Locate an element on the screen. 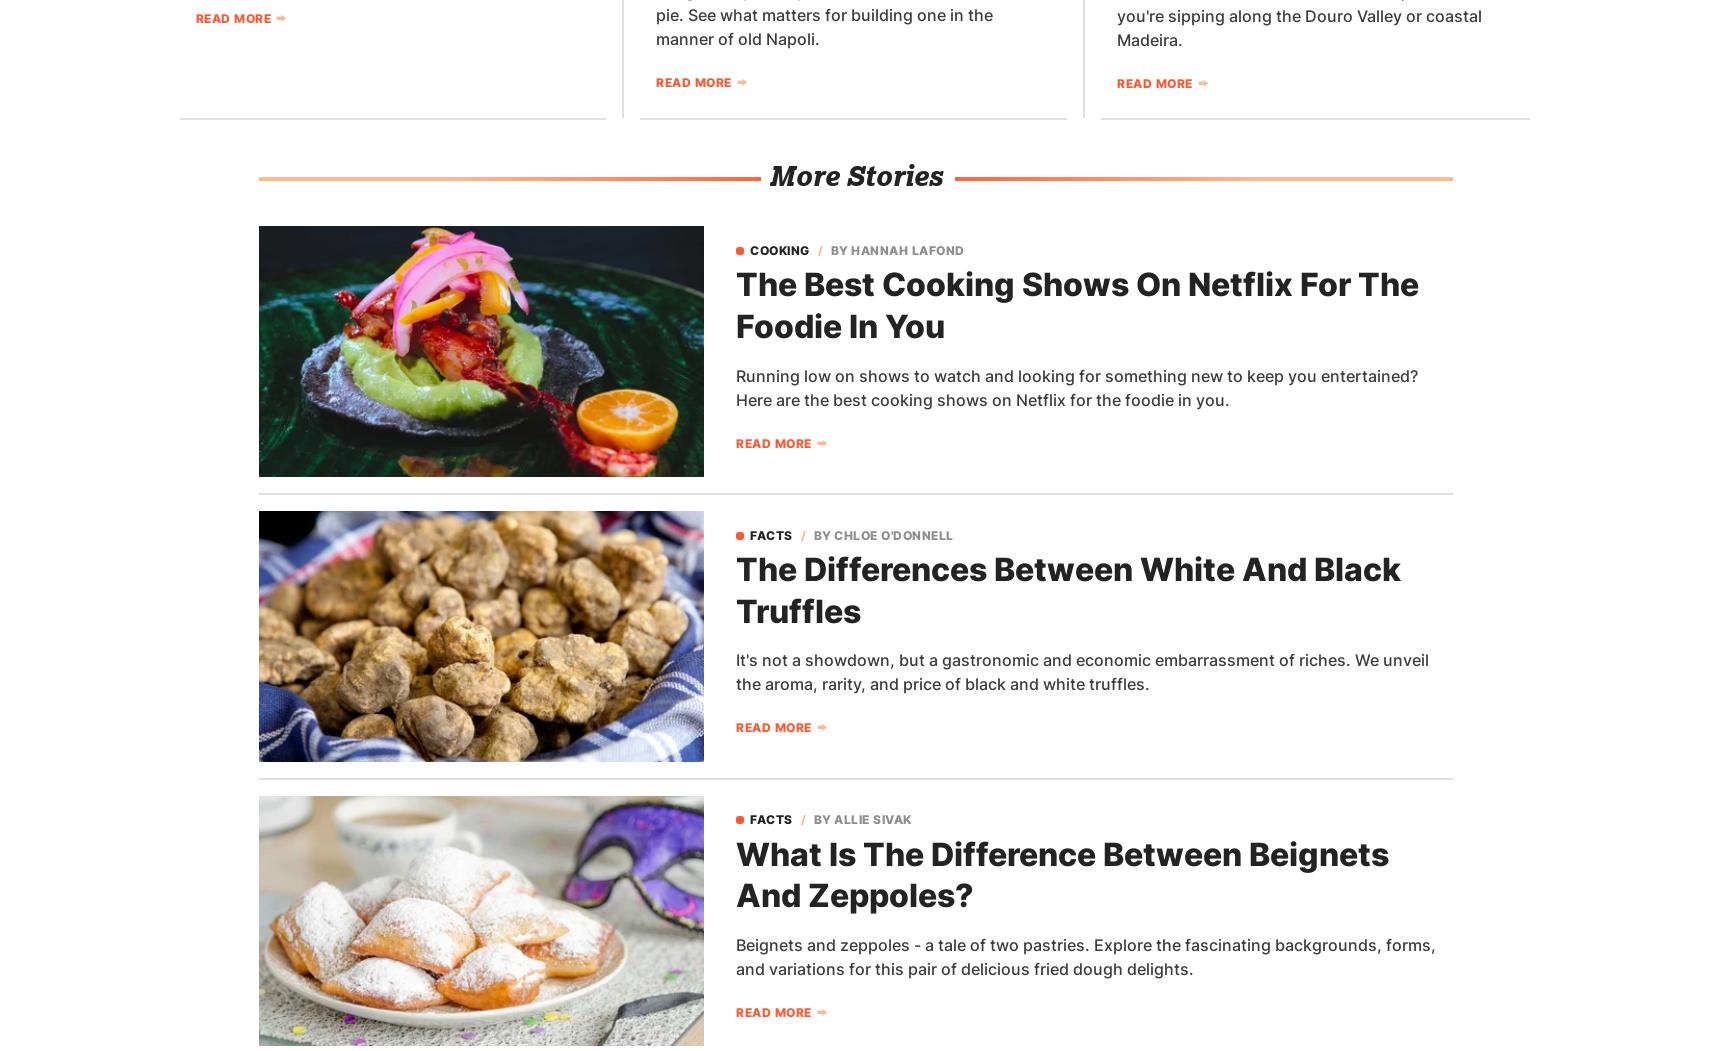 The height and width of the screenshot is (1051, 1711). 'The Differences Between White And Black Truffles' is located at coordinates (1068, 589).